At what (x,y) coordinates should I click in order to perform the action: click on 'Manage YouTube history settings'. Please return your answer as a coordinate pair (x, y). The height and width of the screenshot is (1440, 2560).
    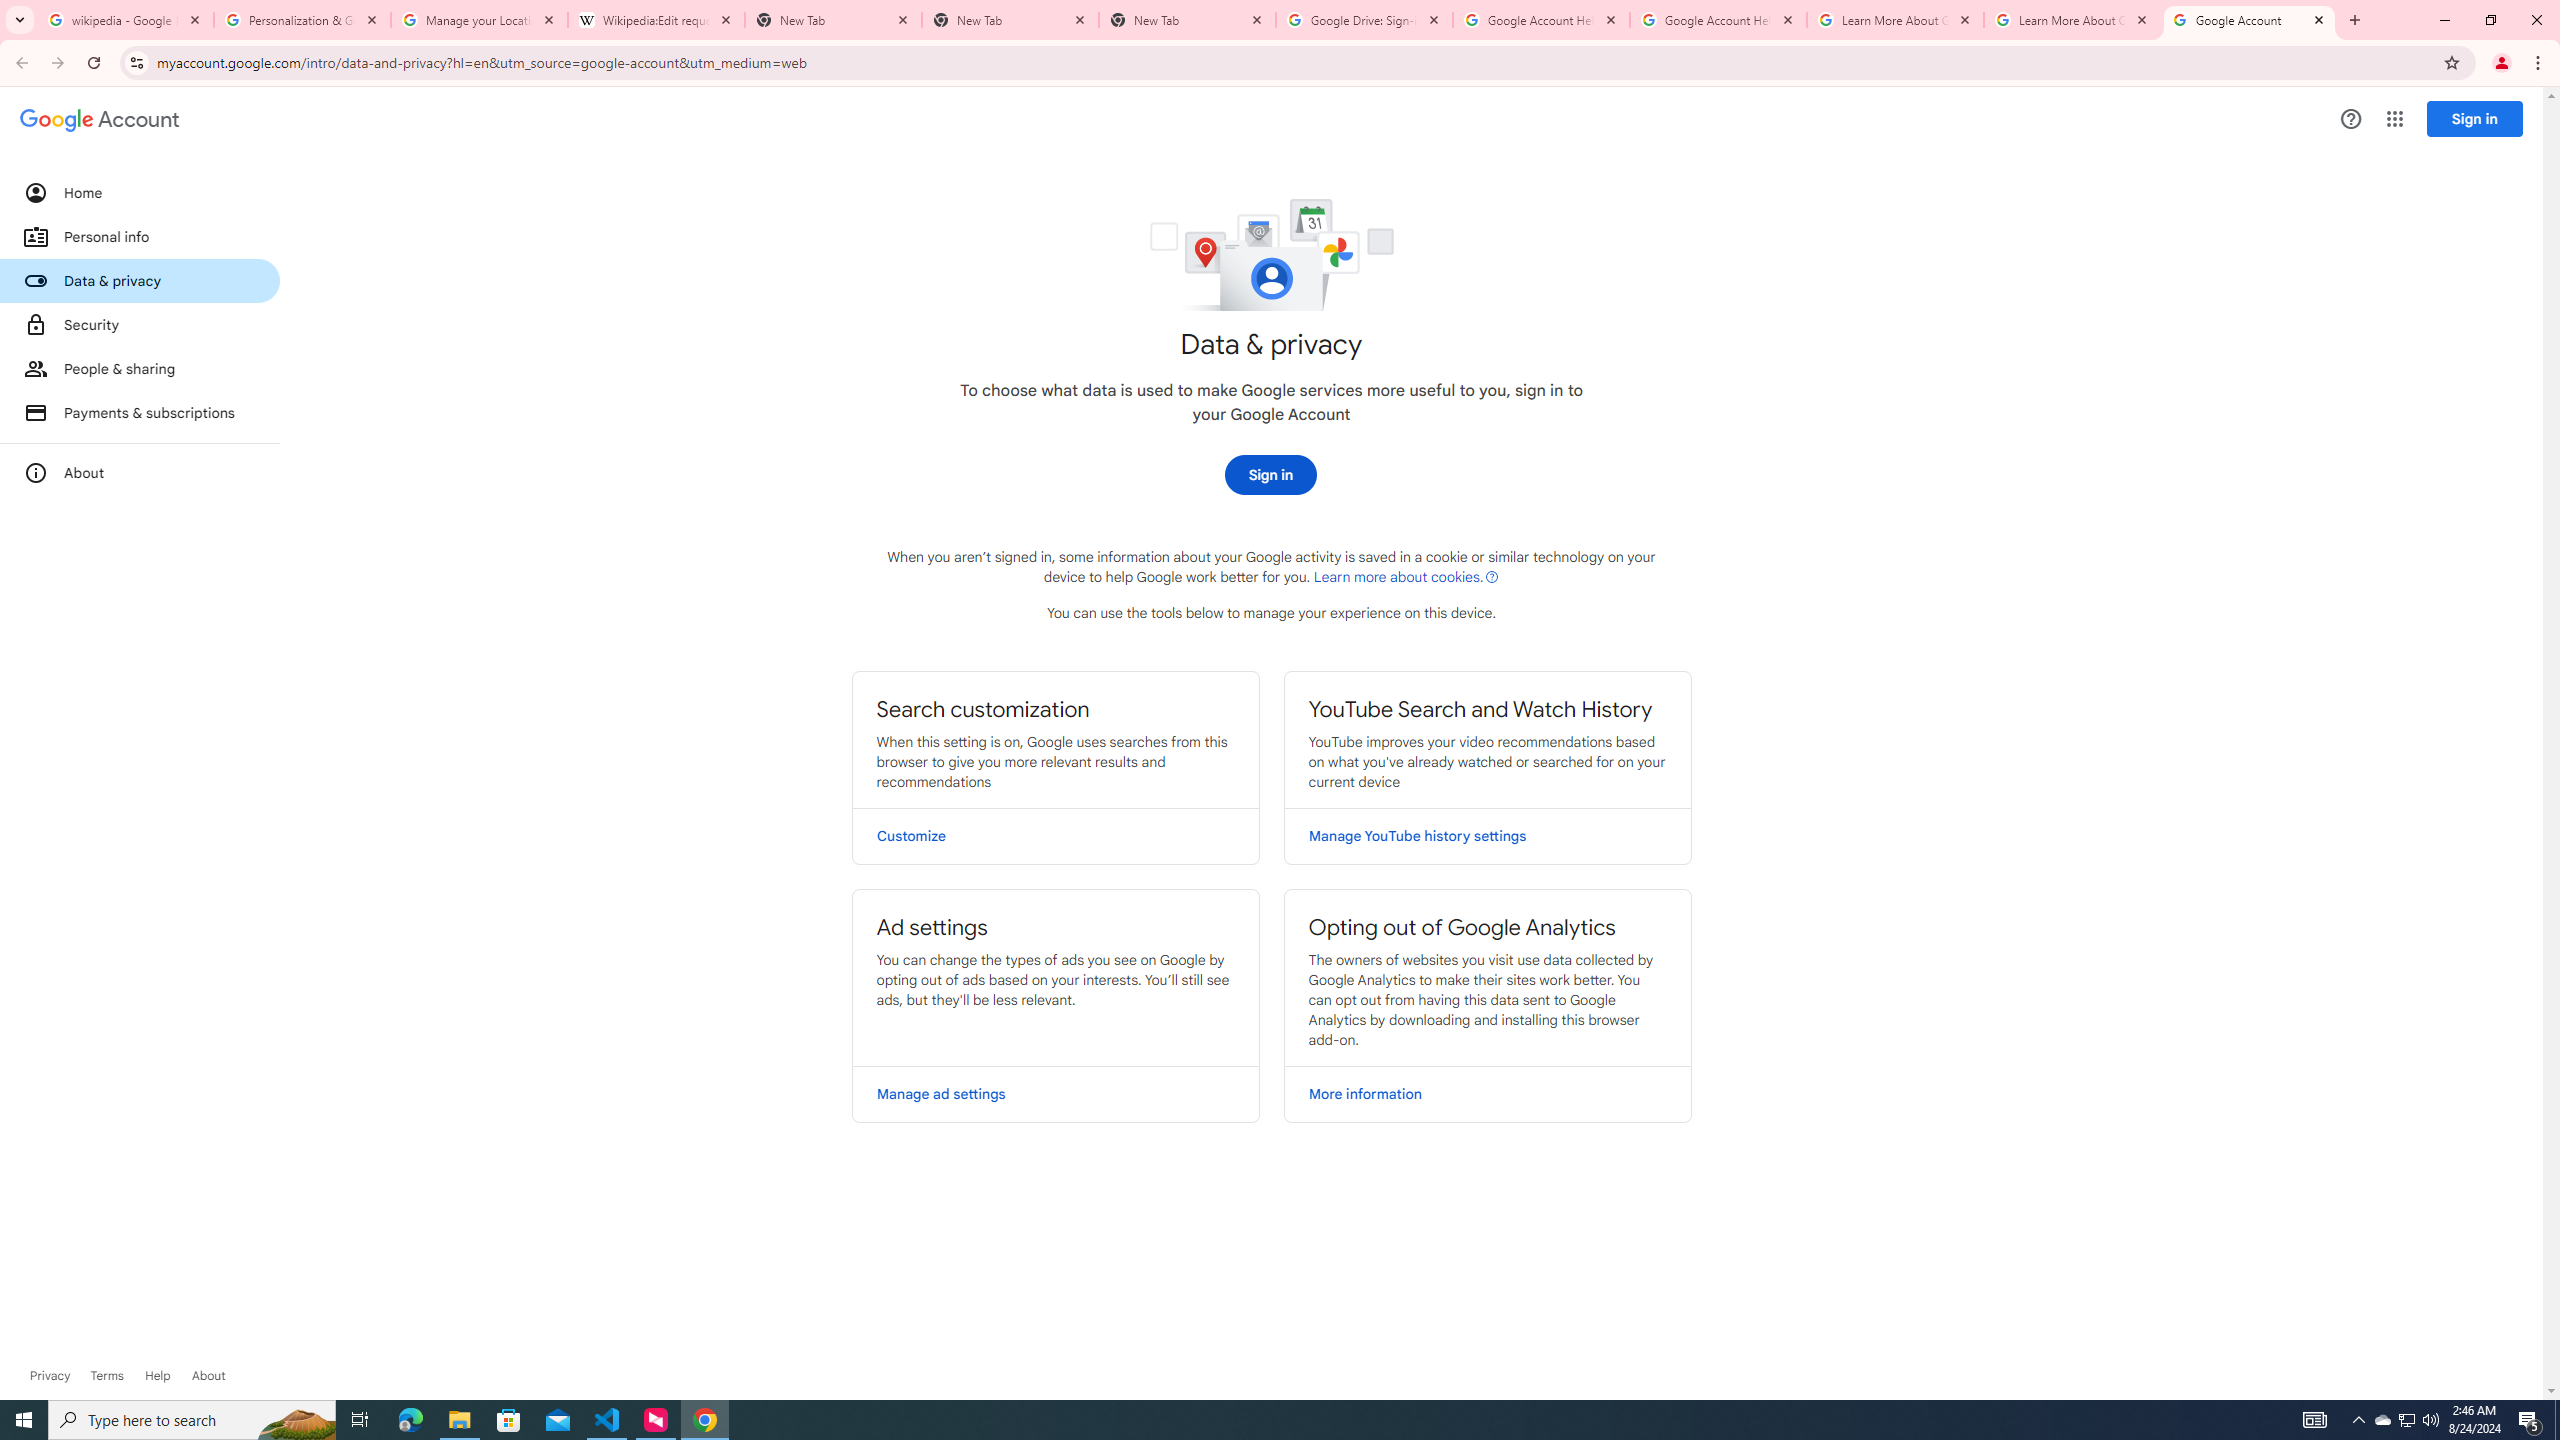
    Looking at the image, I should click on (1487, 835).